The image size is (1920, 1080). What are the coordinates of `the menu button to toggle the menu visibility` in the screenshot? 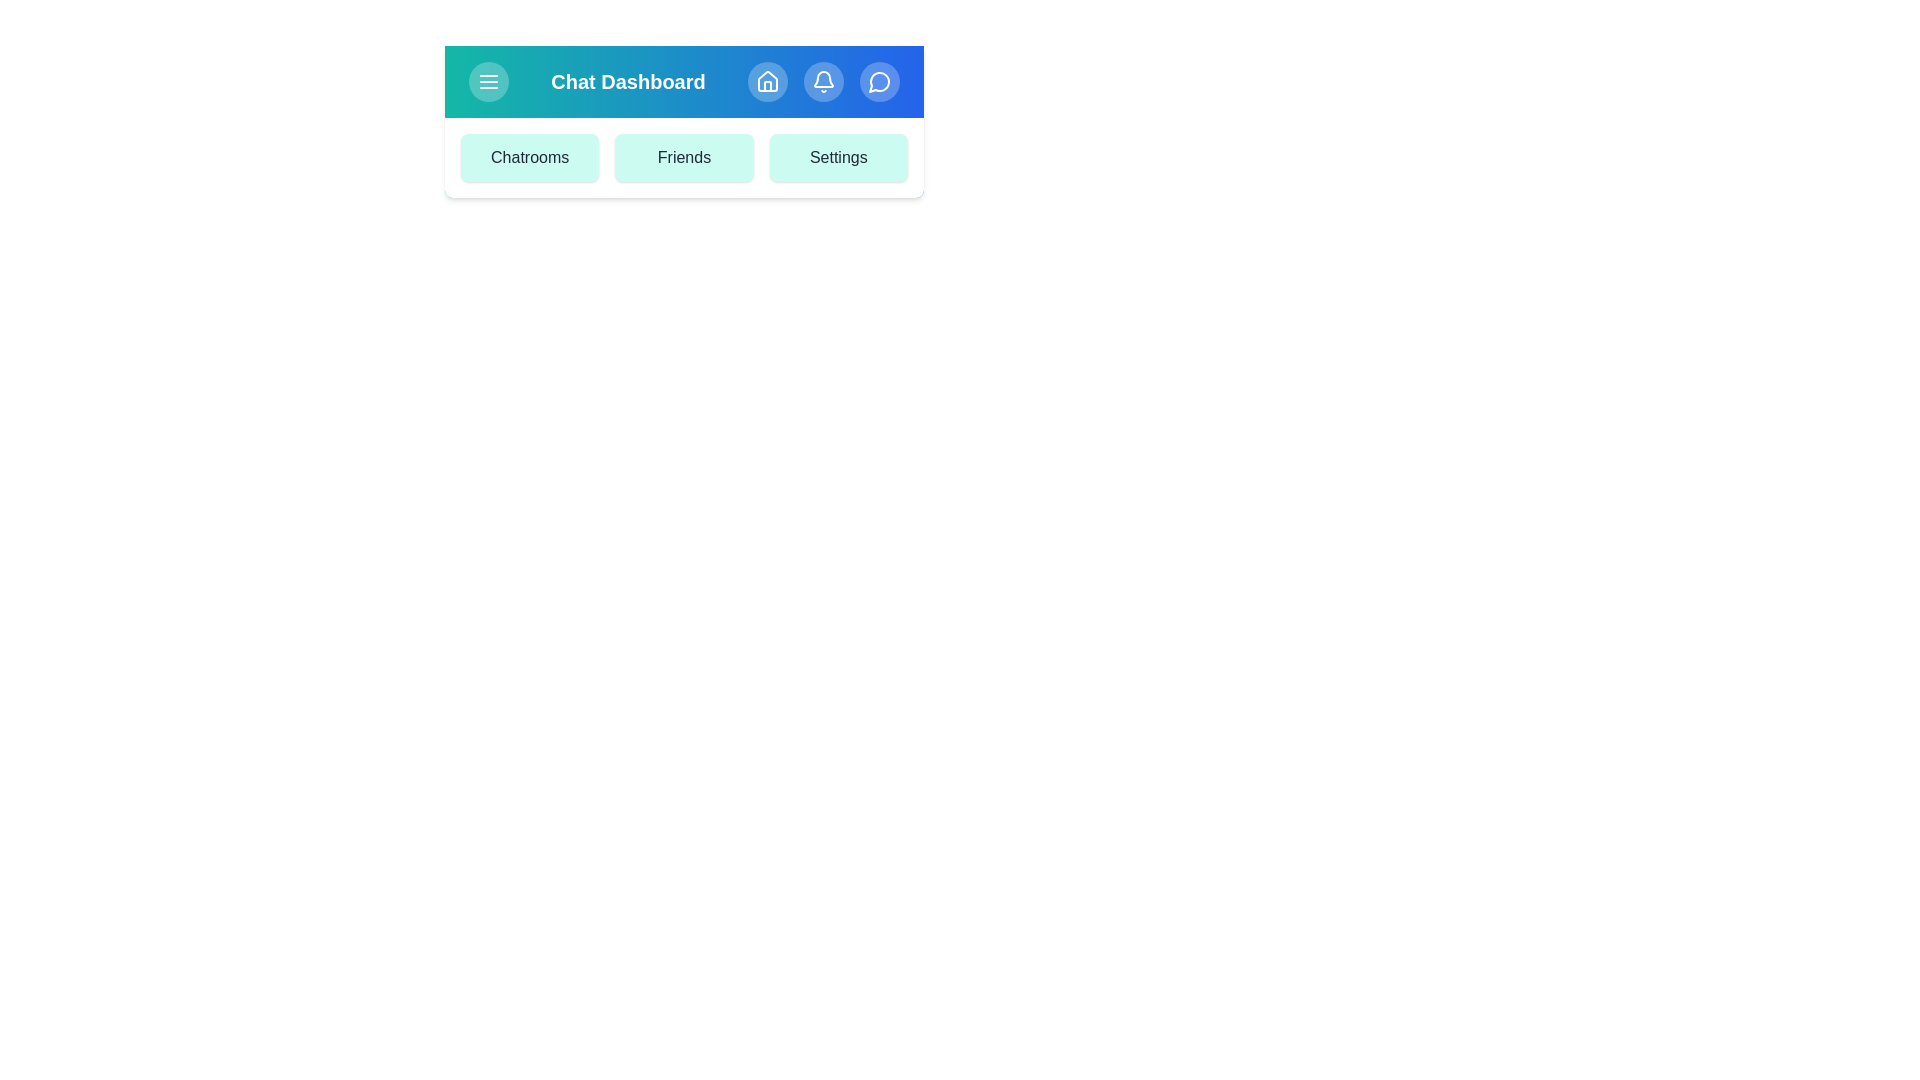 It's located at (489, 80).